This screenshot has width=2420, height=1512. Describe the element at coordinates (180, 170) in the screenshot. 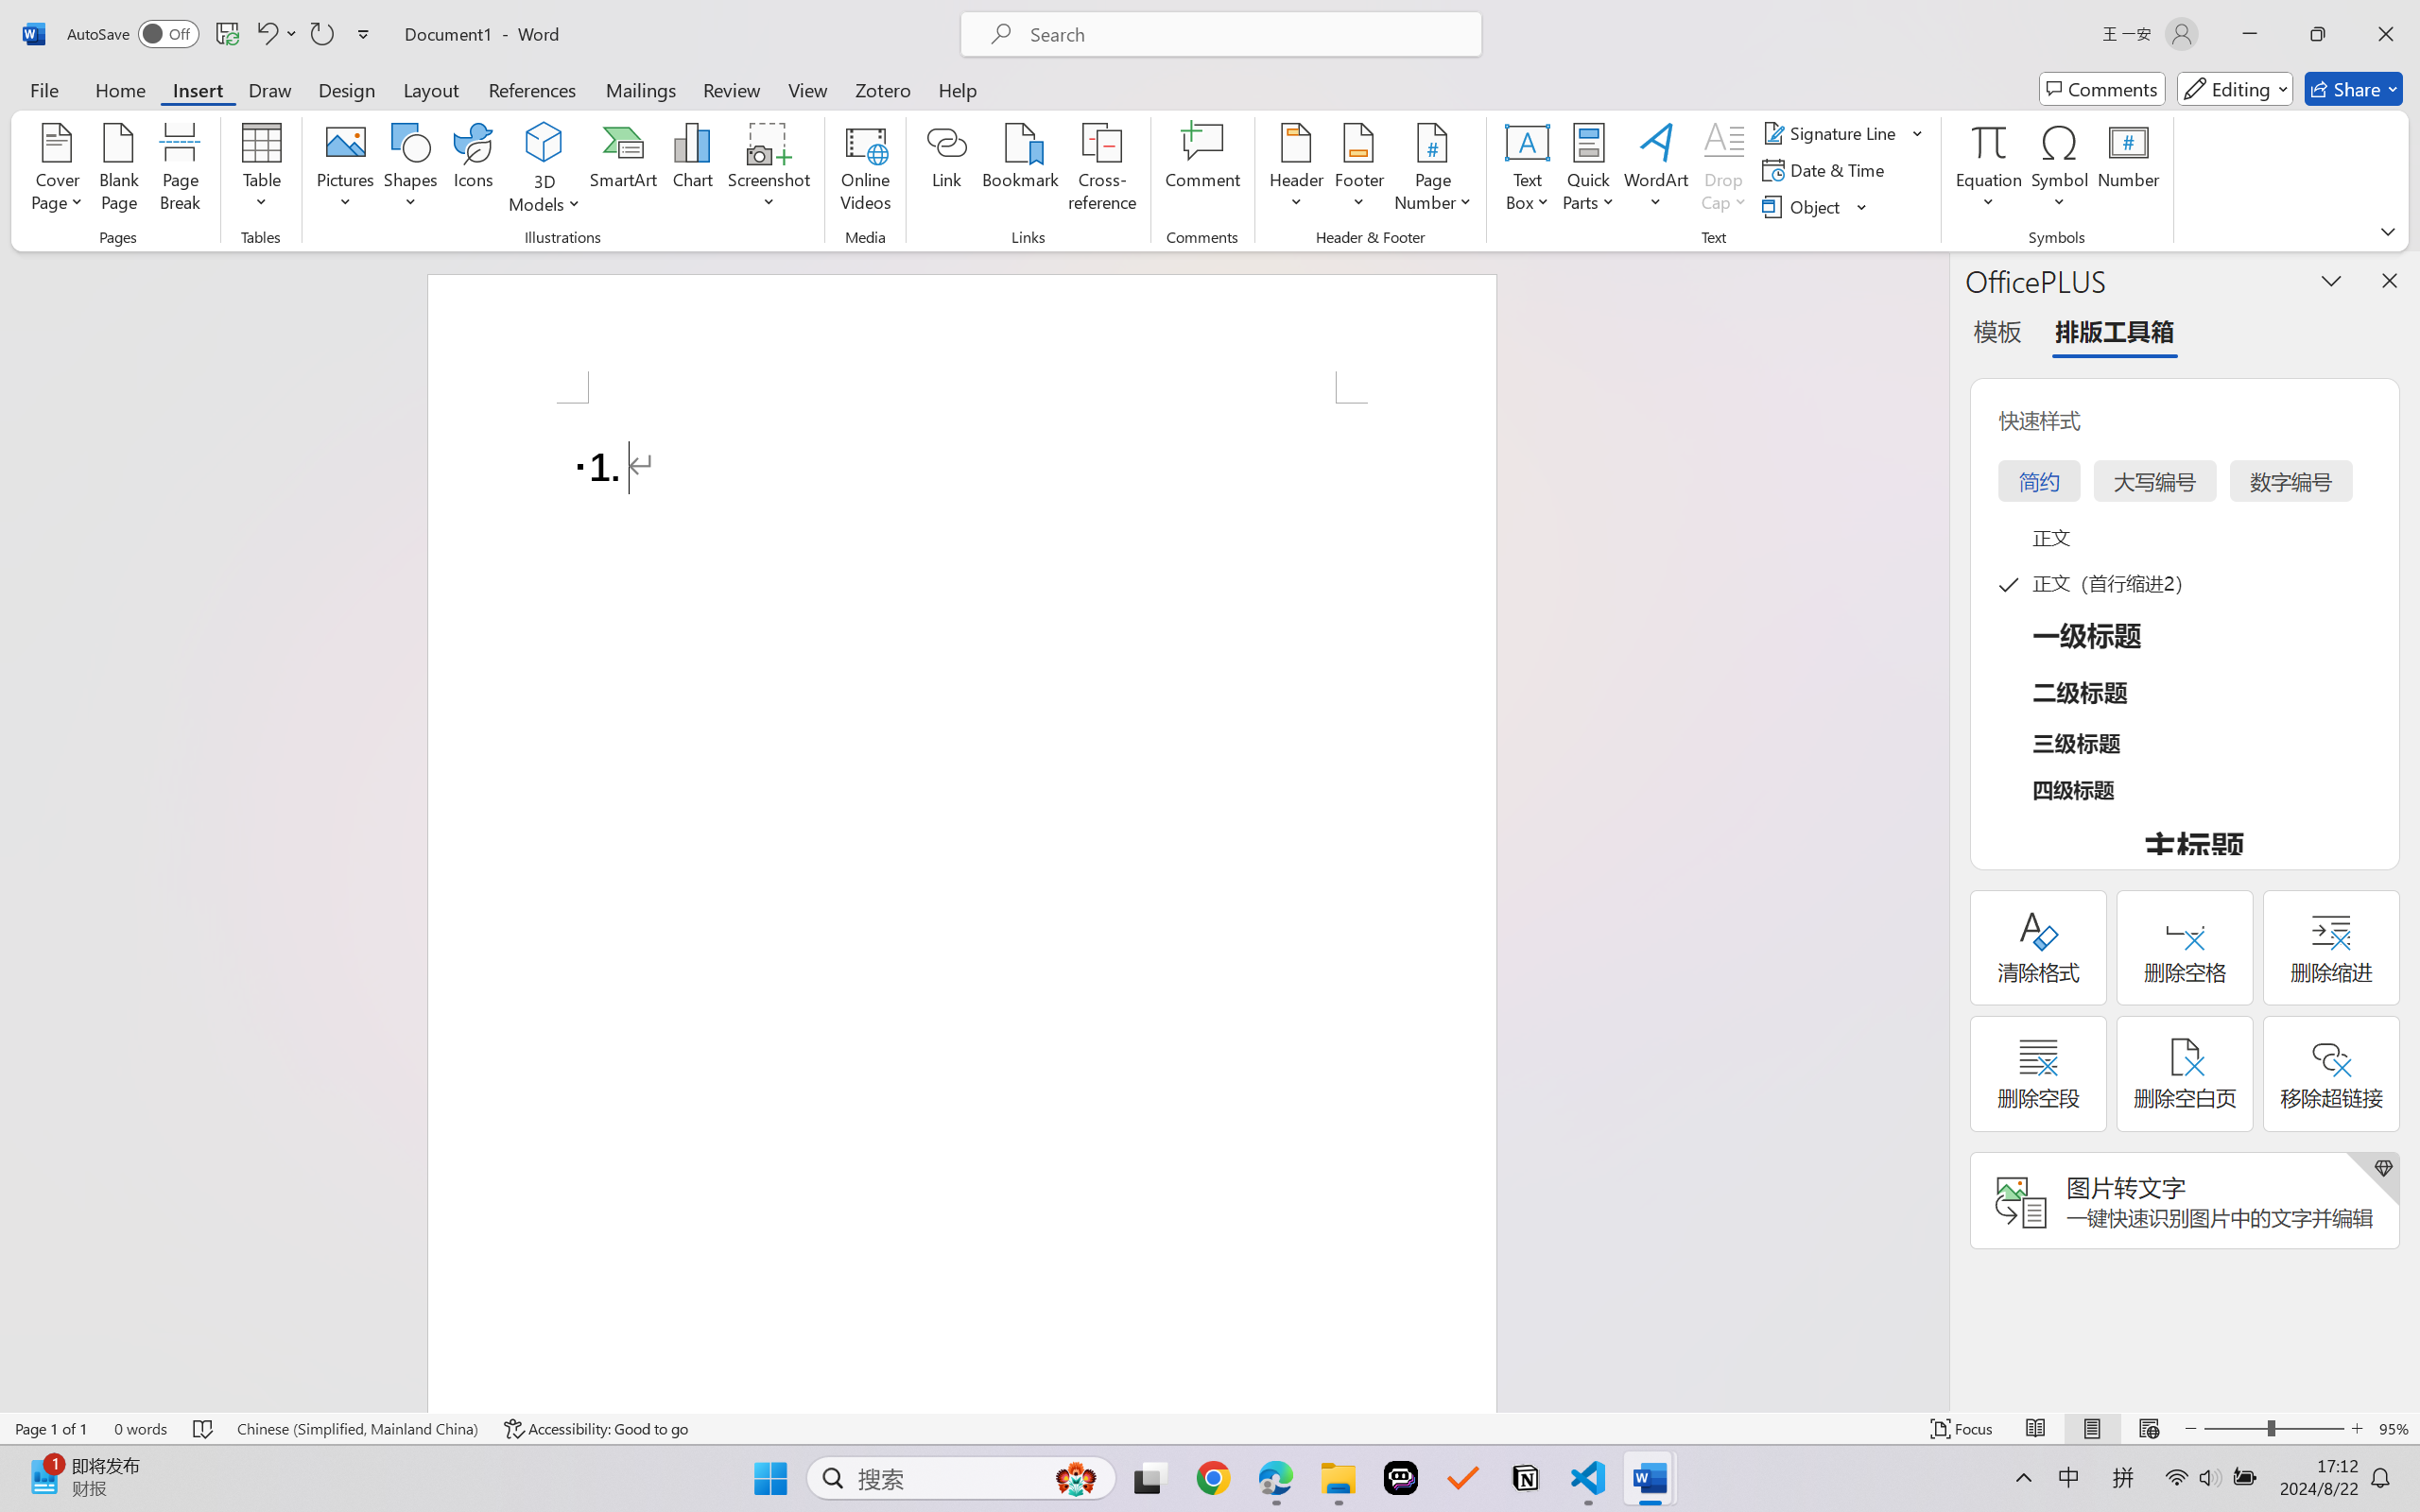

I see `'Page Break'` at that location.